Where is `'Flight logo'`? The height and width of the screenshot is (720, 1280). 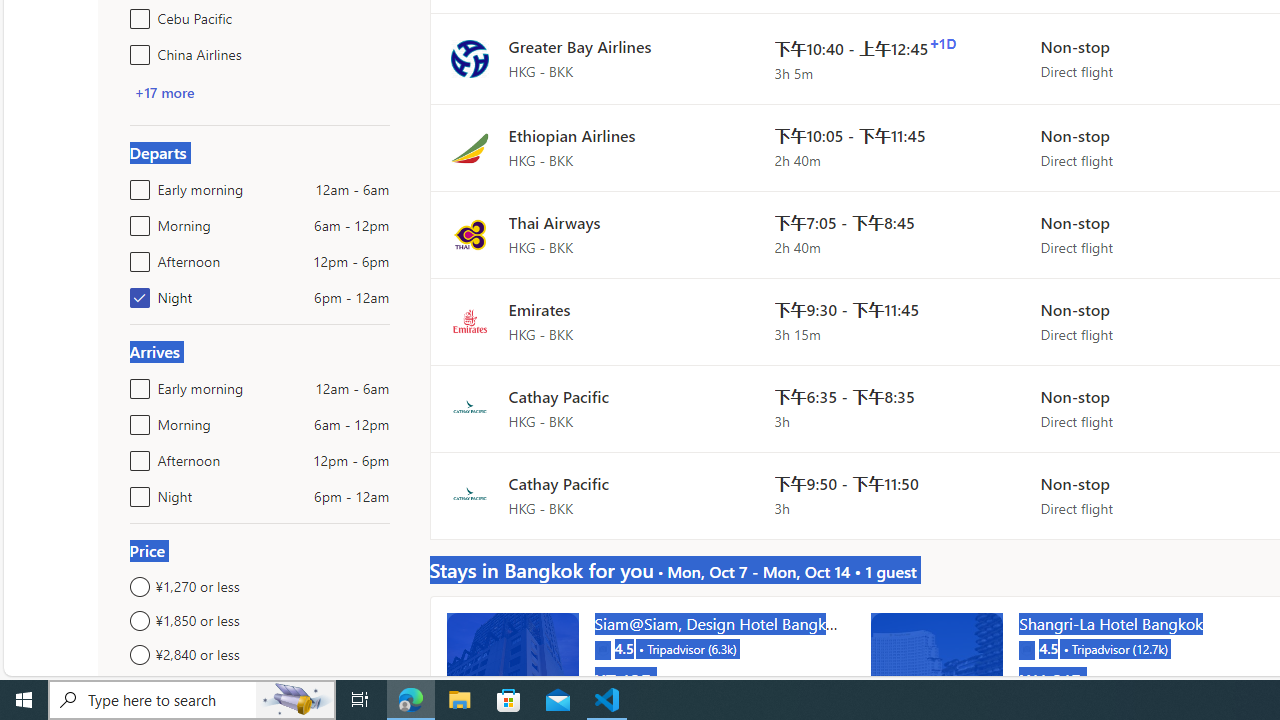
'Flight logo' is located at coordinates (468, 495).